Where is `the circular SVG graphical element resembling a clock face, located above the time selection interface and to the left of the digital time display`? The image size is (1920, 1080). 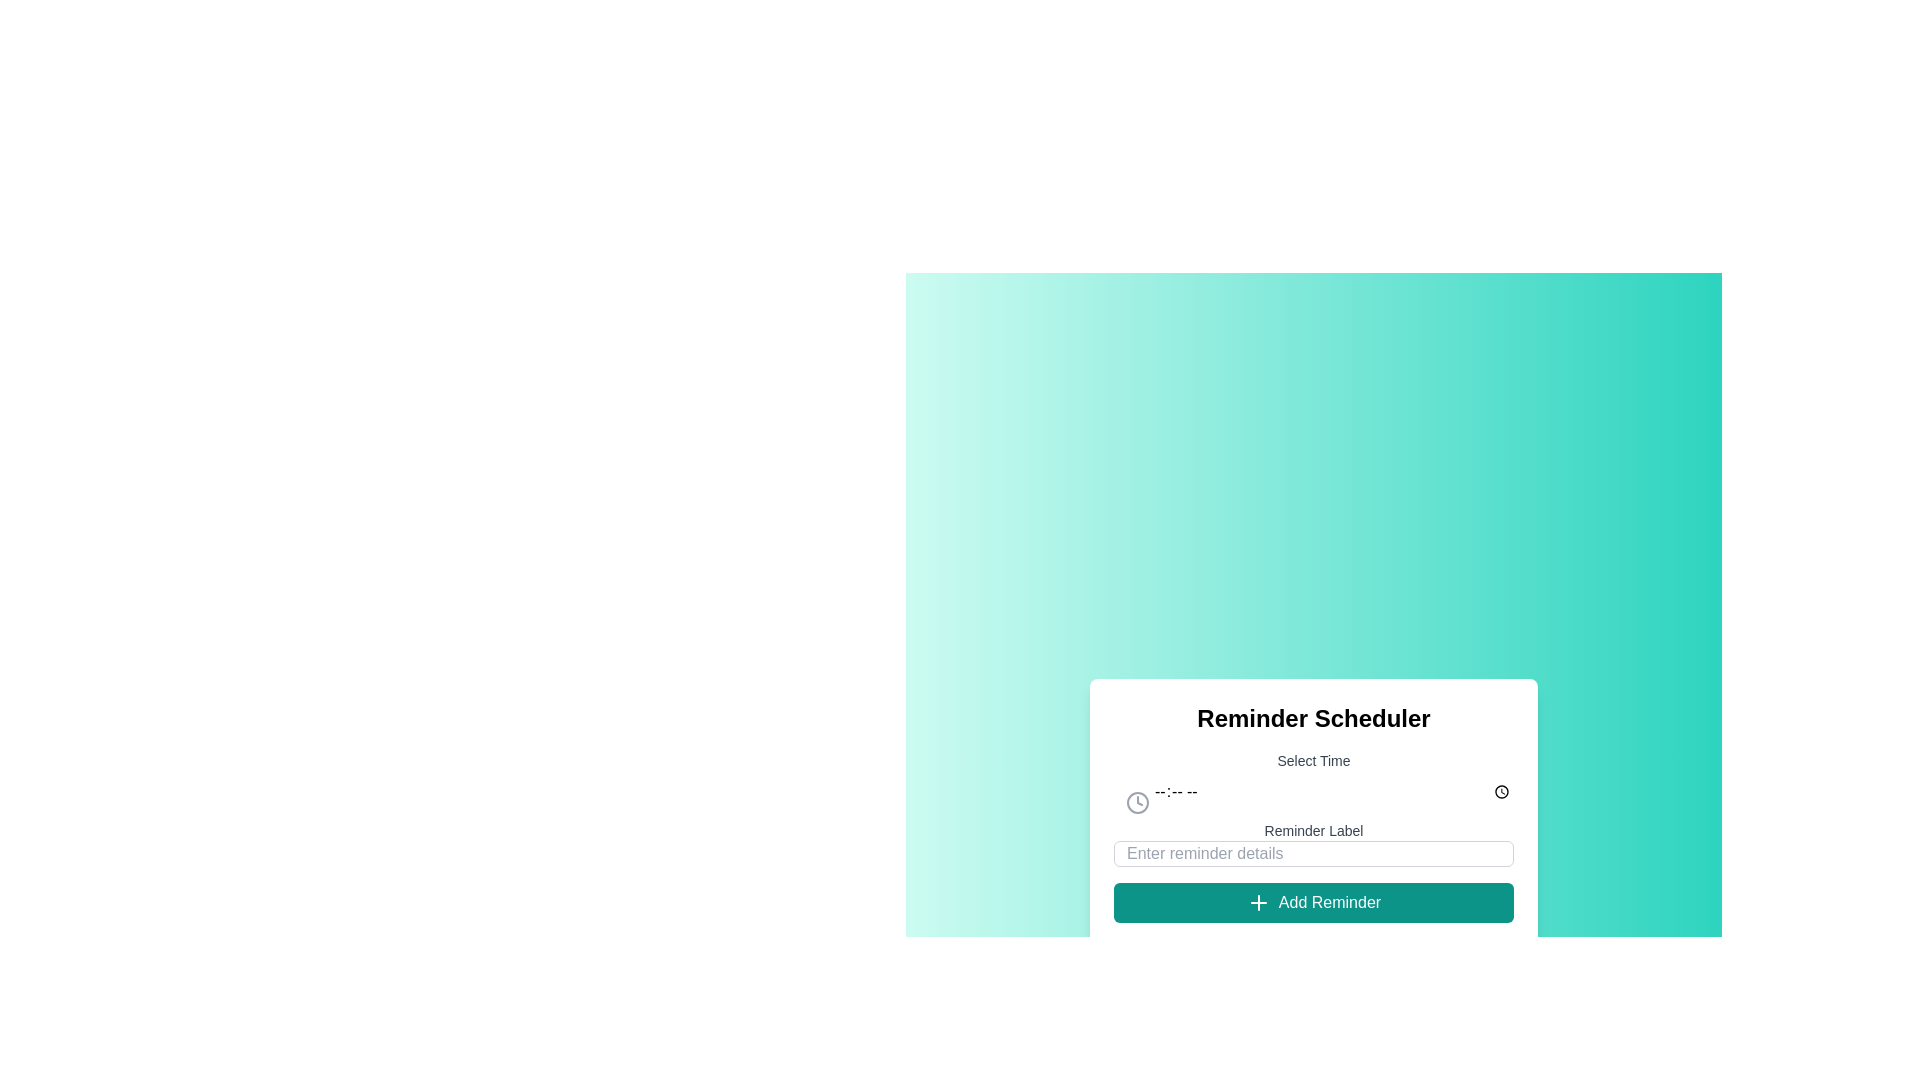
the circular SVG graphical element resembling a clock face, located above the time selection interface and to the left of the digital time display is located at coordinates (1137, 801).